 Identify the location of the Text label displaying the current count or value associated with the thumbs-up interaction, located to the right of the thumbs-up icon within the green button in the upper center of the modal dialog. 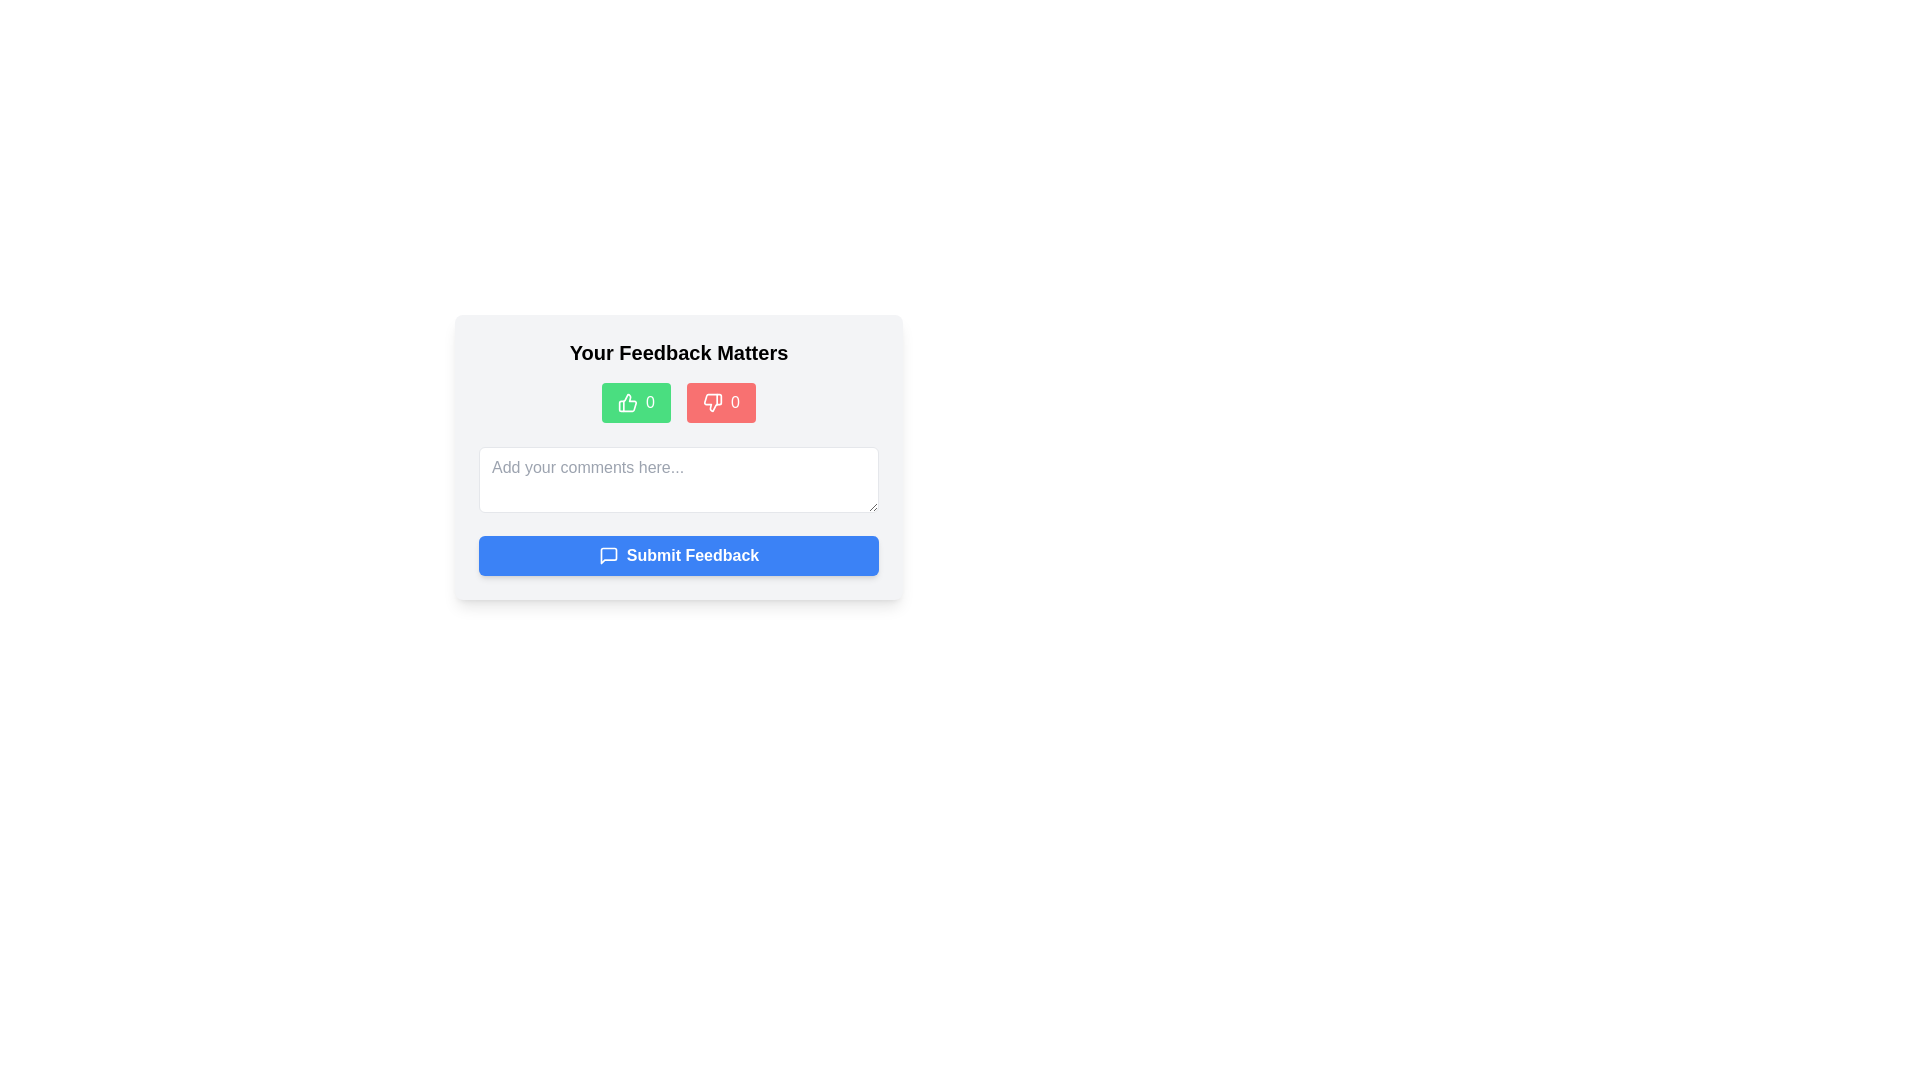
(650, 402).